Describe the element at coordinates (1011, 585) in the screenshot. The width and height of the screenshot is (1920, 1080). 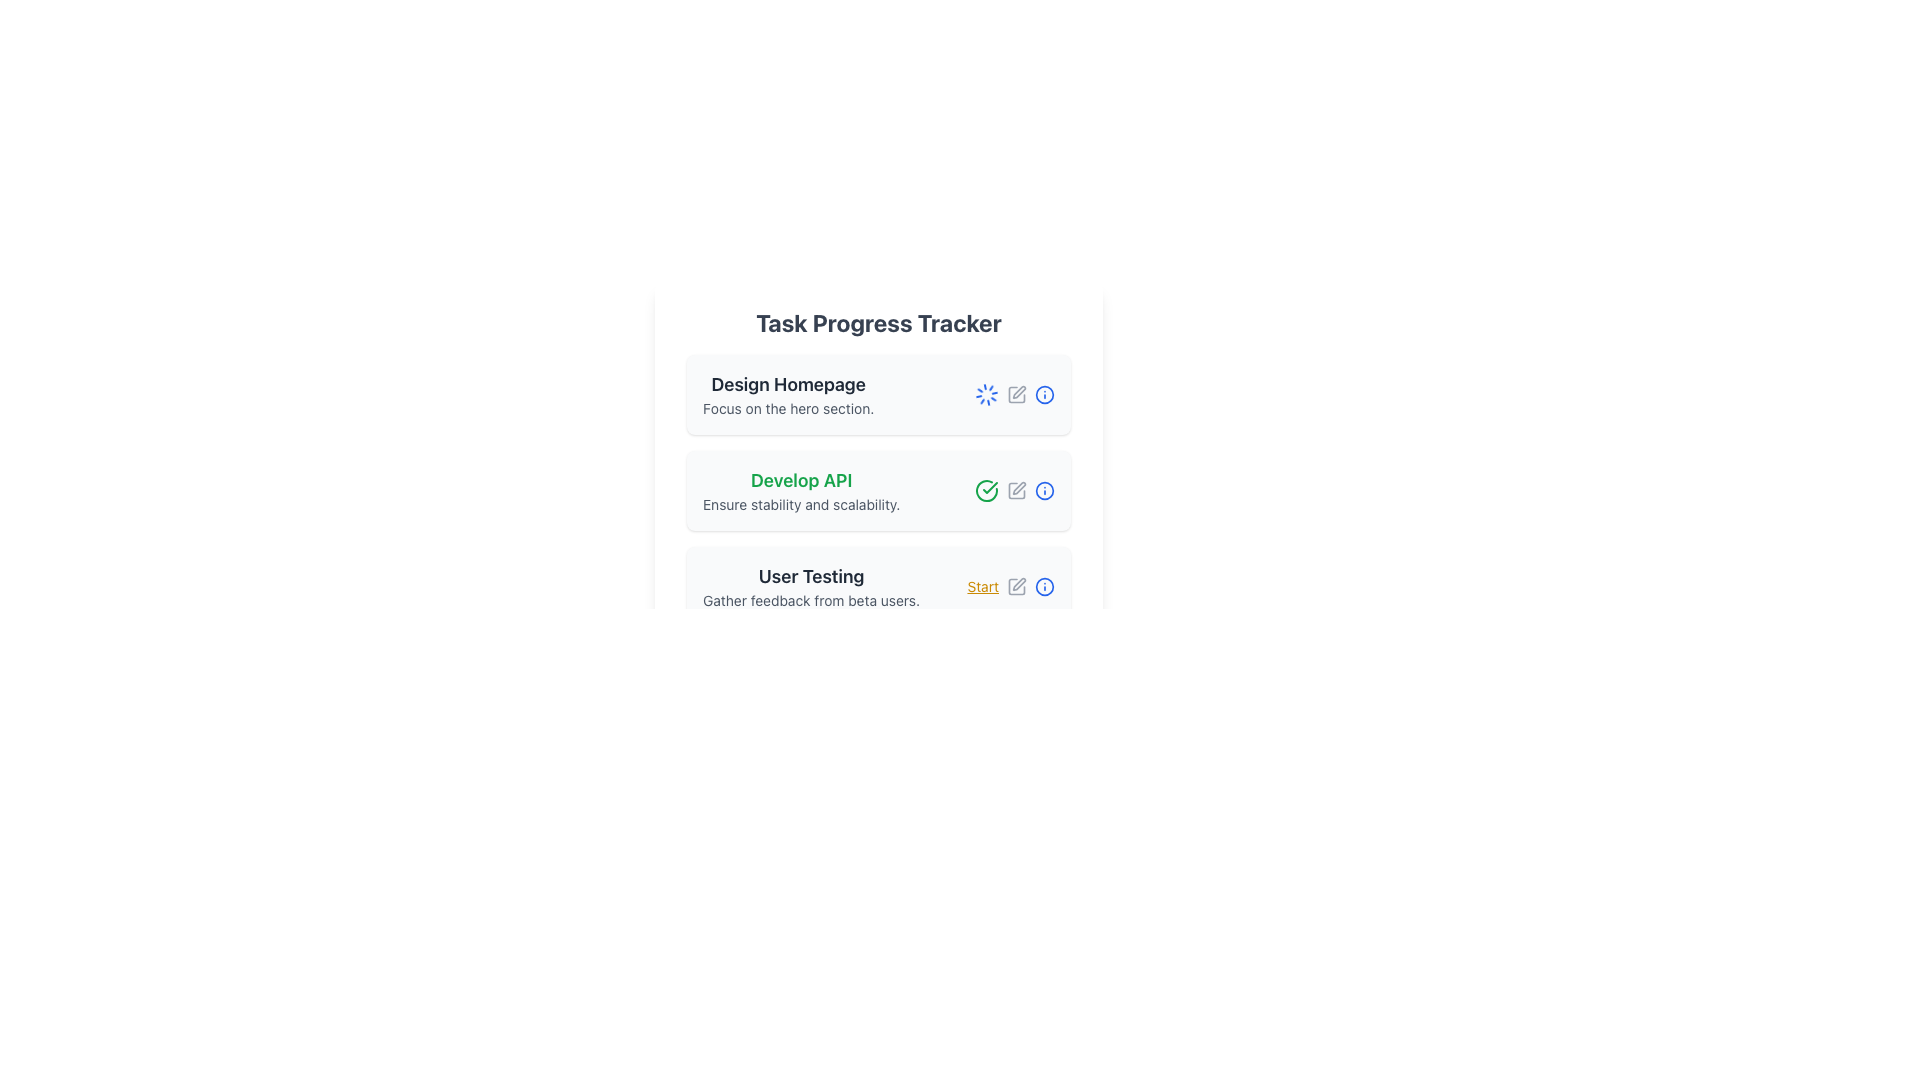
I see `the interactive hyperlink text labeled 'Start' in yellow text with an underline located in the bottom-right corner of the 'User Testing' card` at that location.